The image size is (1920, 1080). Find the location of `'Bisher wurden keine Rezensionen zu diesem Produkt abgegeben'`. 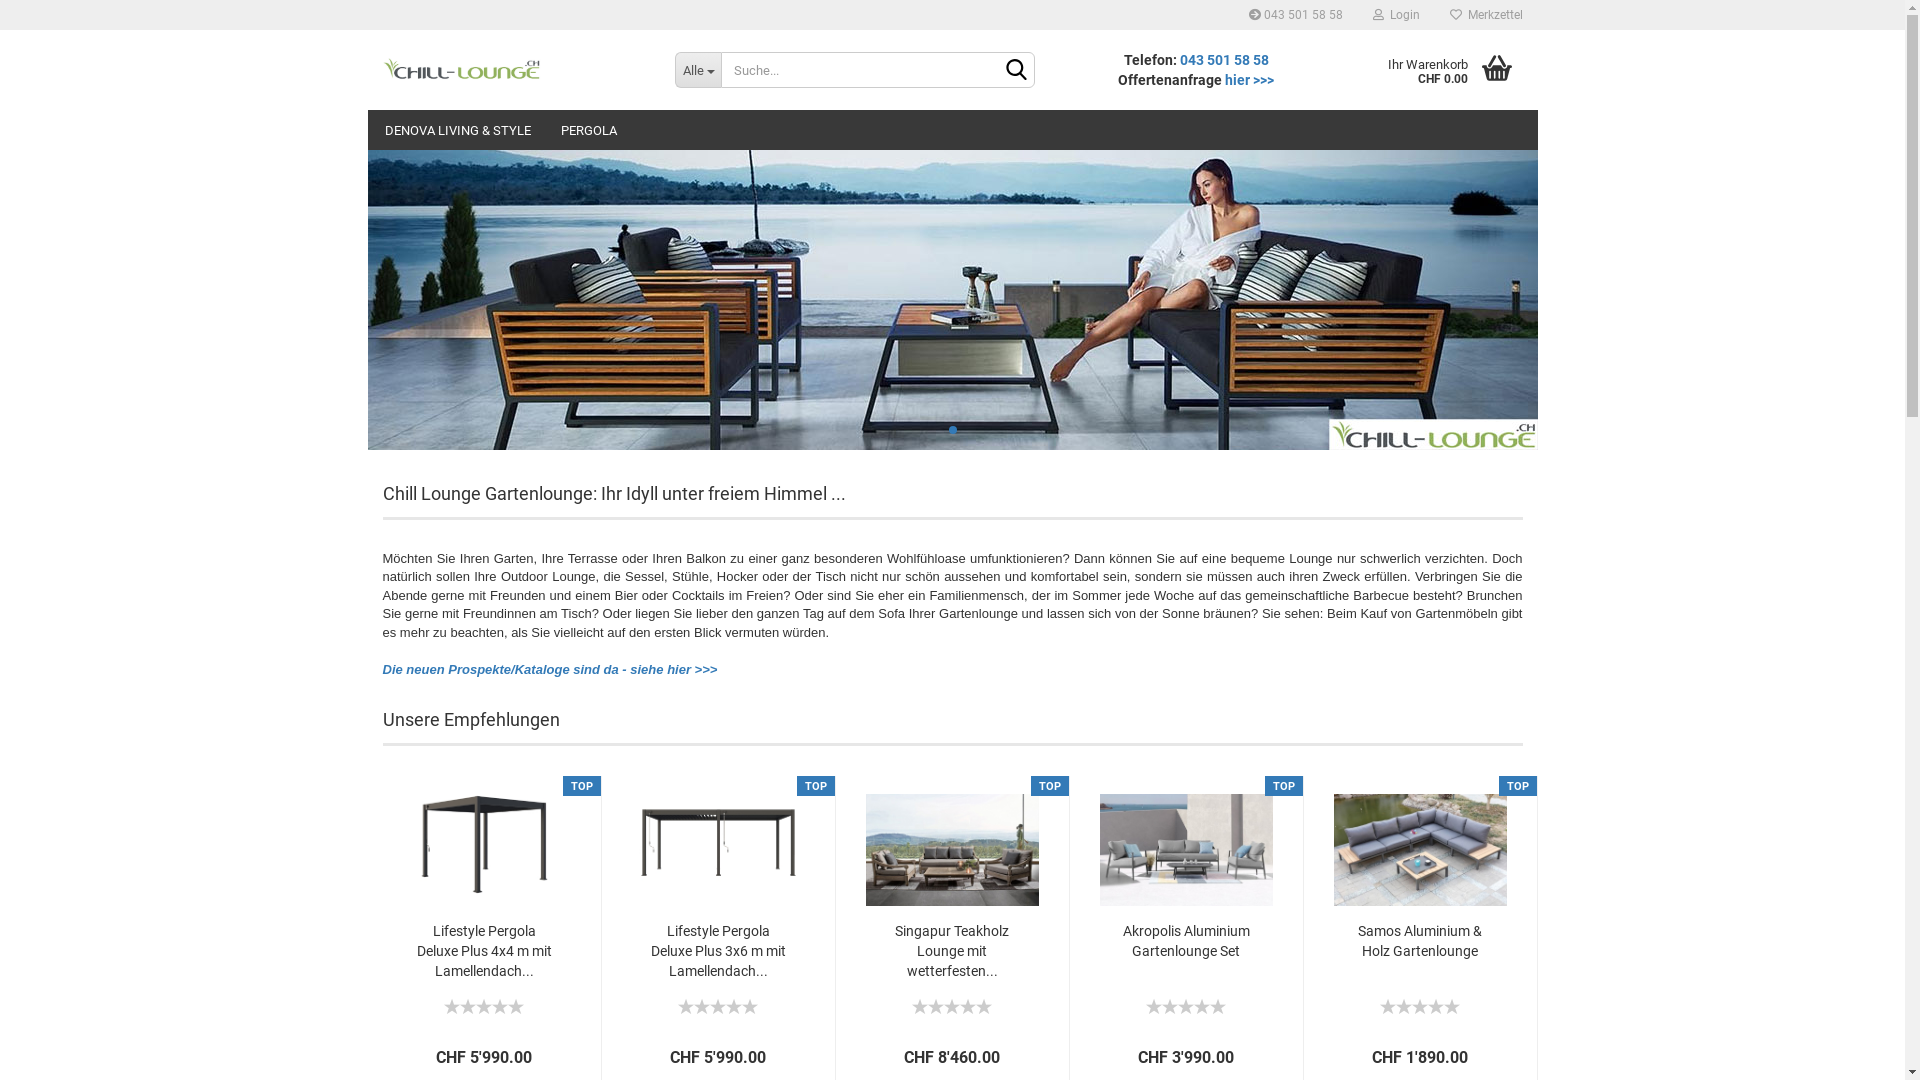

'Bisher wurden keine Rezensionen zu diesem Produkt abgegeben' is located at coordinates (718, 1003).